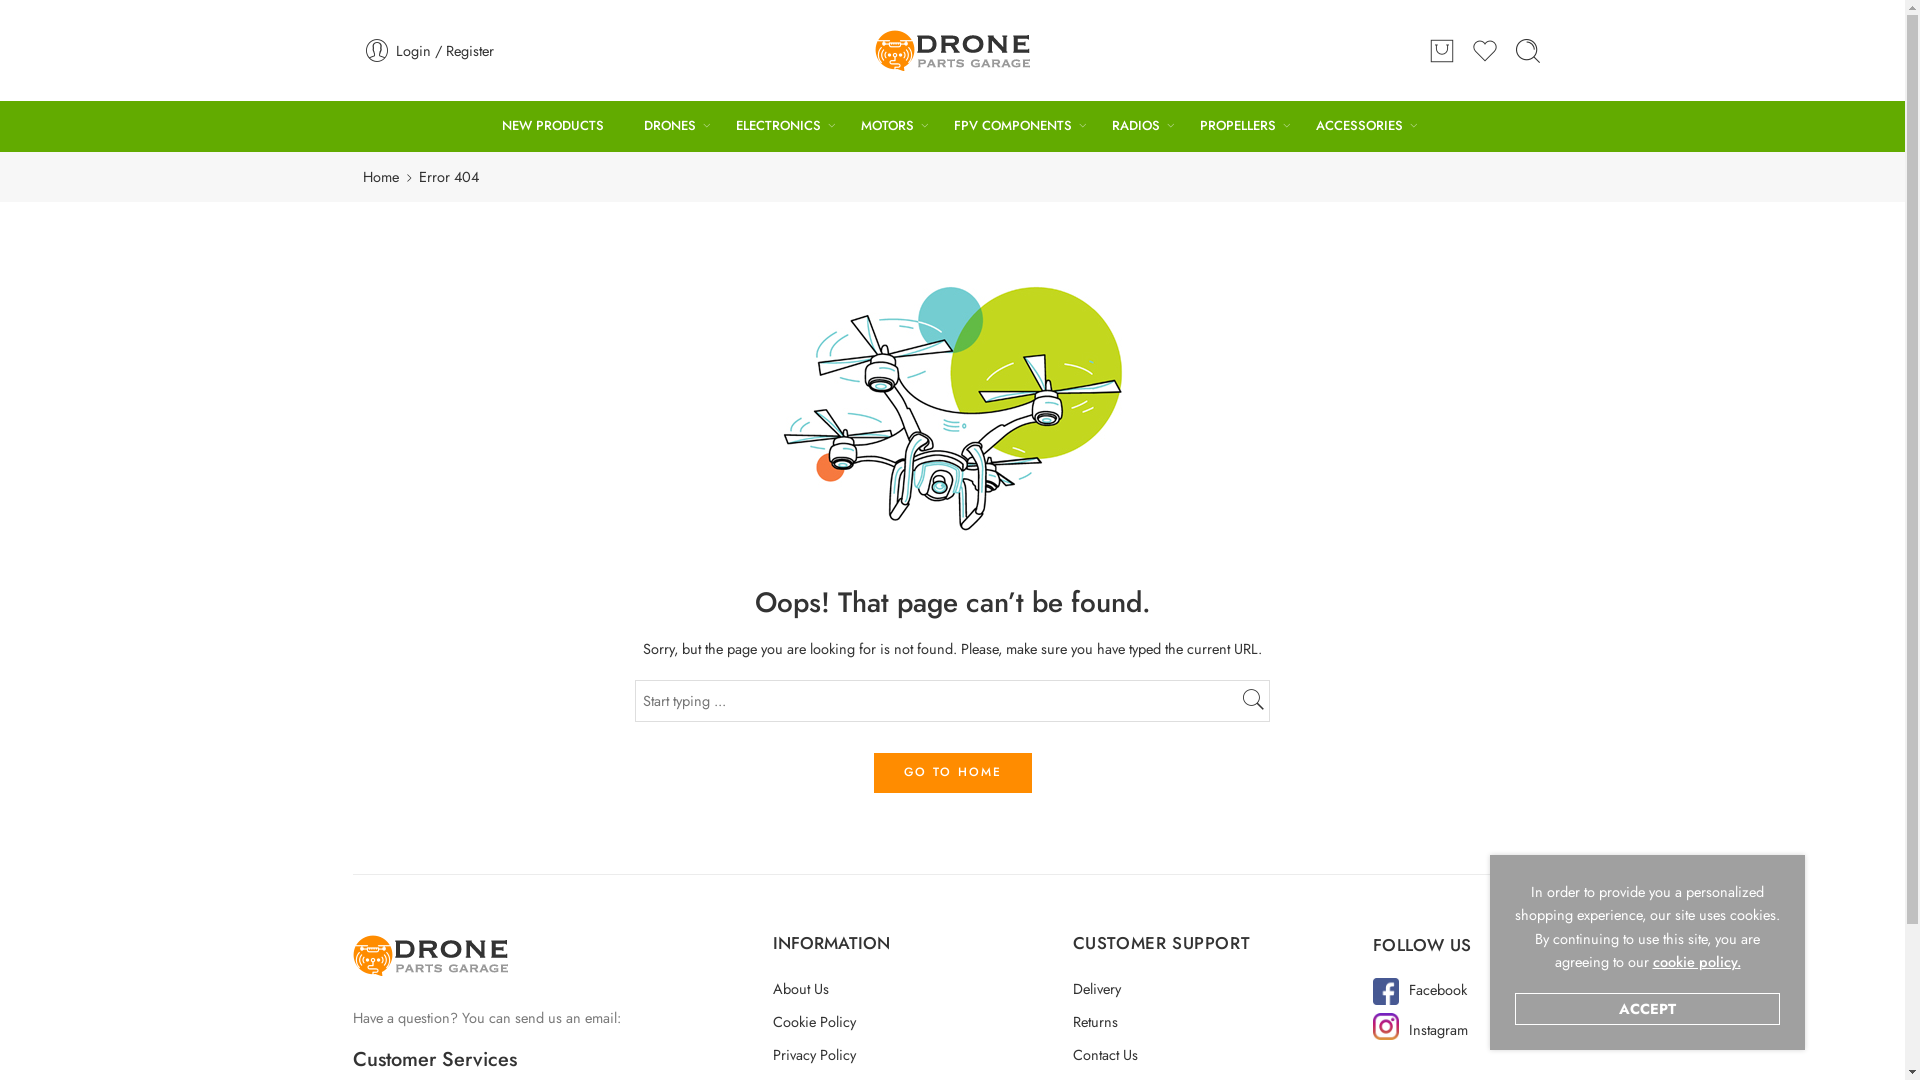 The height and width of the screenshot is (1080, 1920). What do you see at coordinates (1384, 1026) in the screenshot?
I see `'instagram'` at bounding box center [1384, 1026].